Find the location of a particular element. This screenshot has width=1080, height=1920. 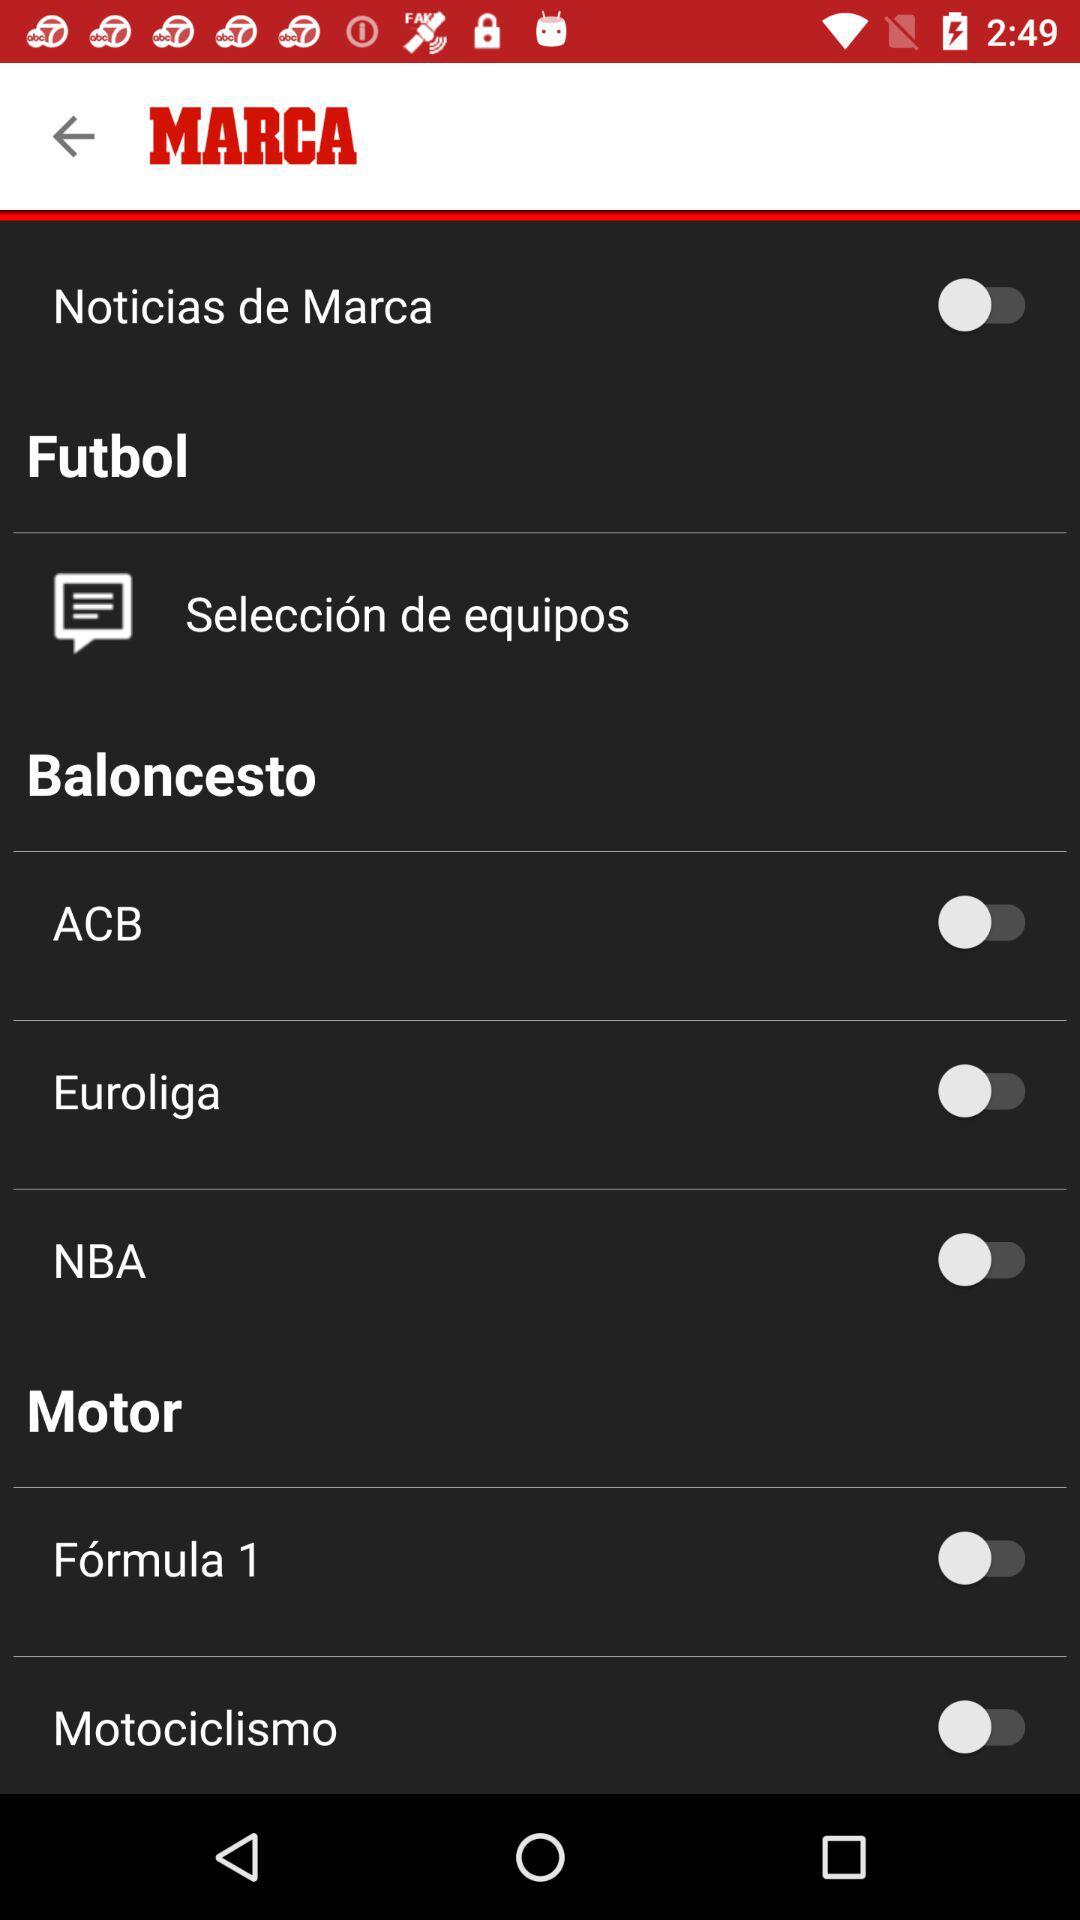

euroliga option is located at coordinates (991, 1089).